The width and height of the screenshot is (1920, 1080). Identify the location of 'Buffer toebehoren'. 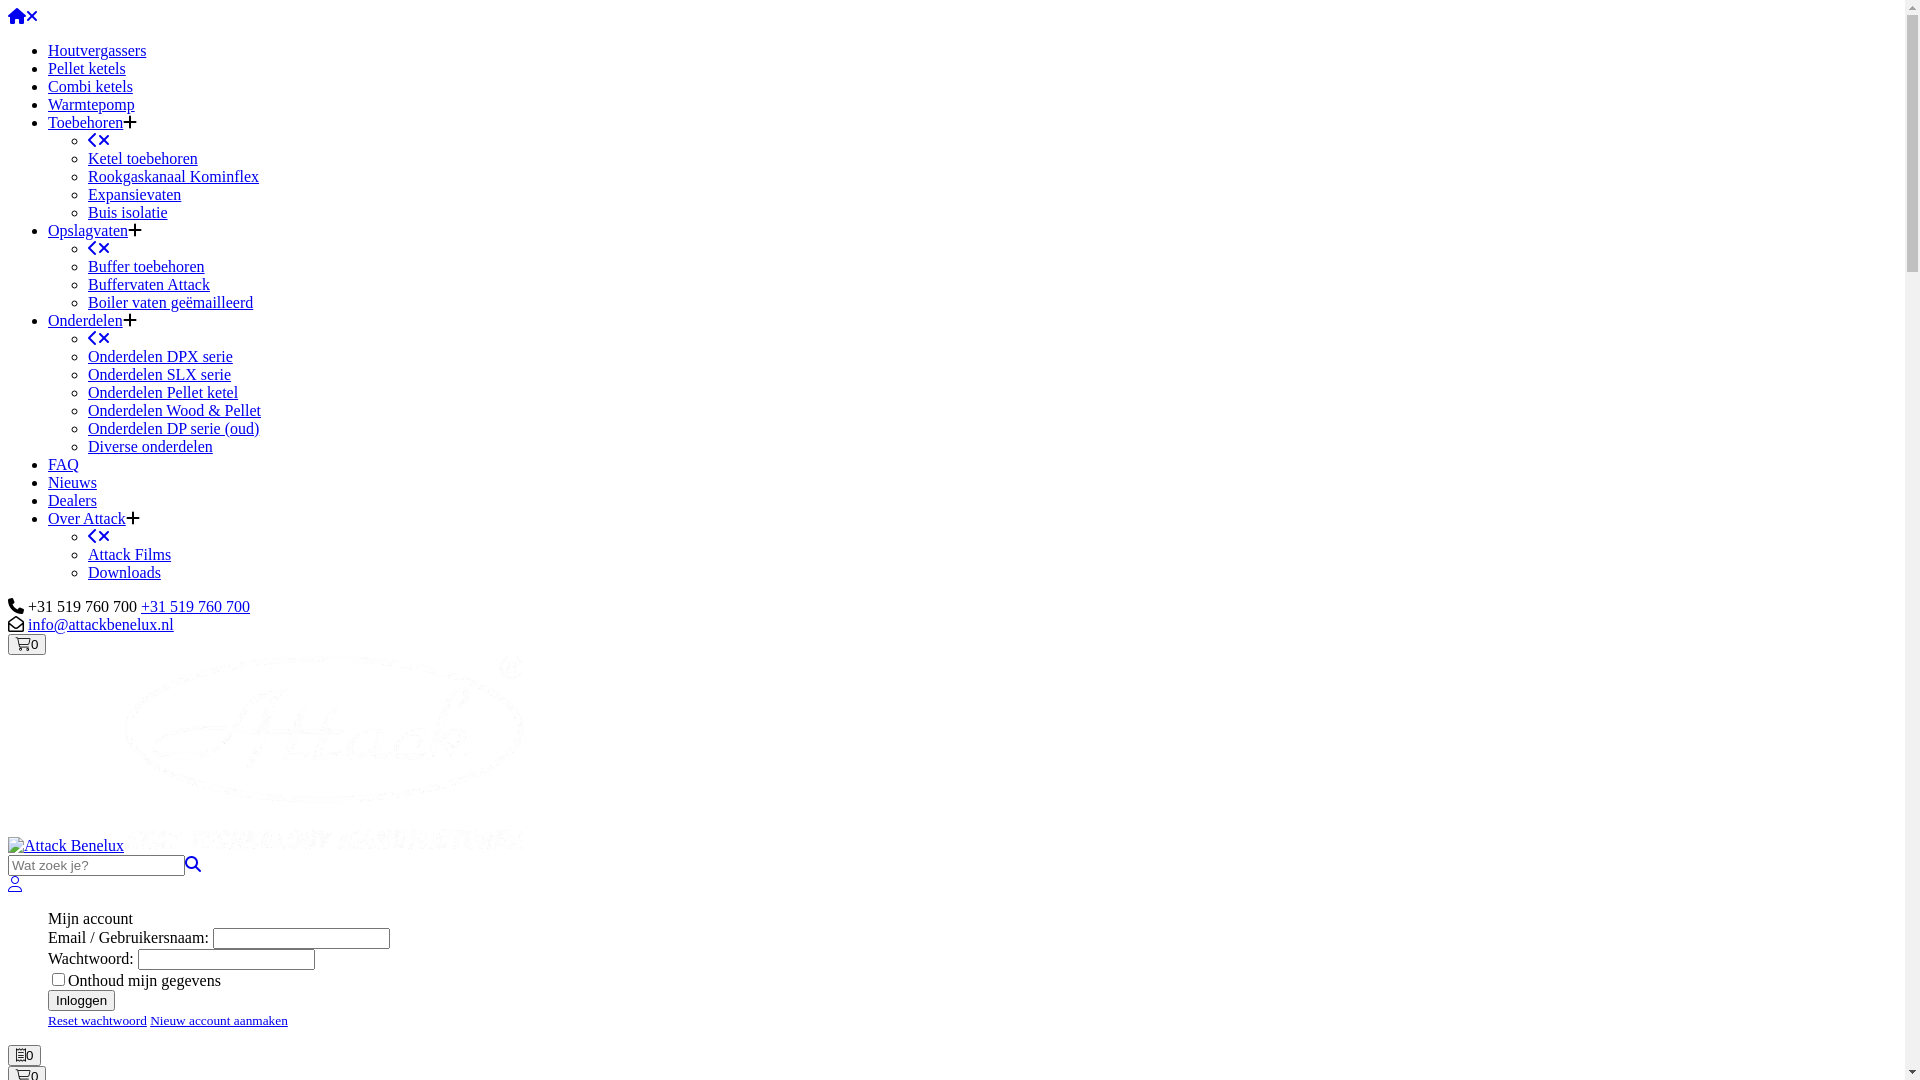
(145, 265).